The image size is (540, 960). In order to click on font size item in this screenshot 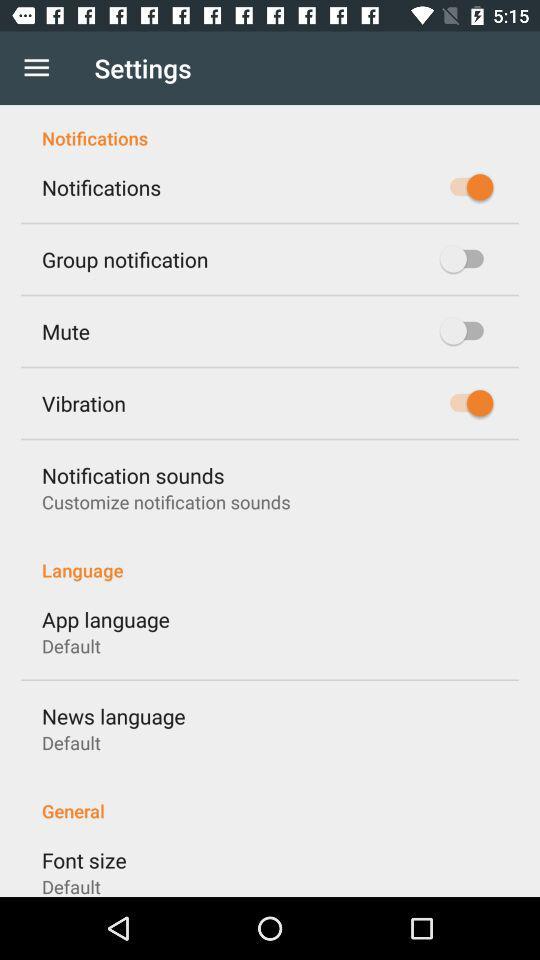, I will do `click(83, 859)`.